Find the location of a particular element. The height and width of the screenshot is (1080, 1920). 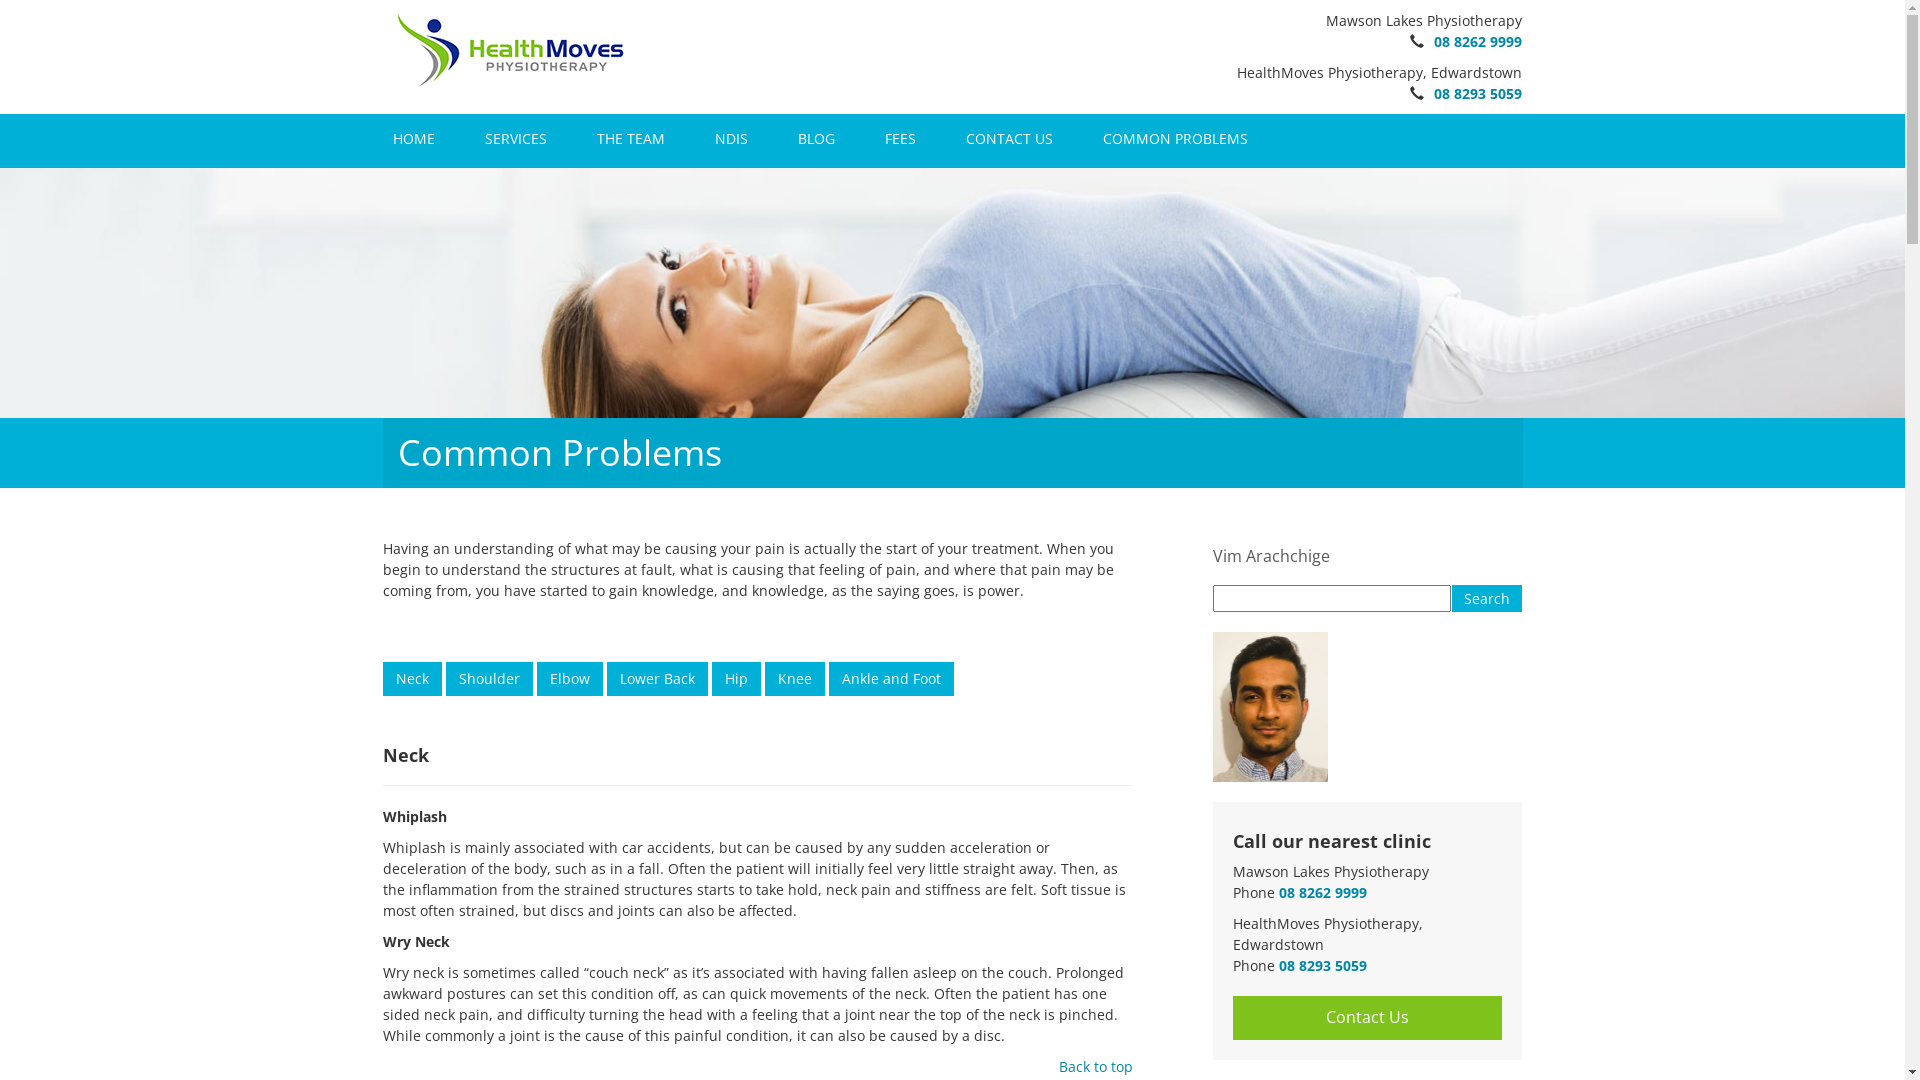

'Shoulder' is located at coordinates (489, 677).